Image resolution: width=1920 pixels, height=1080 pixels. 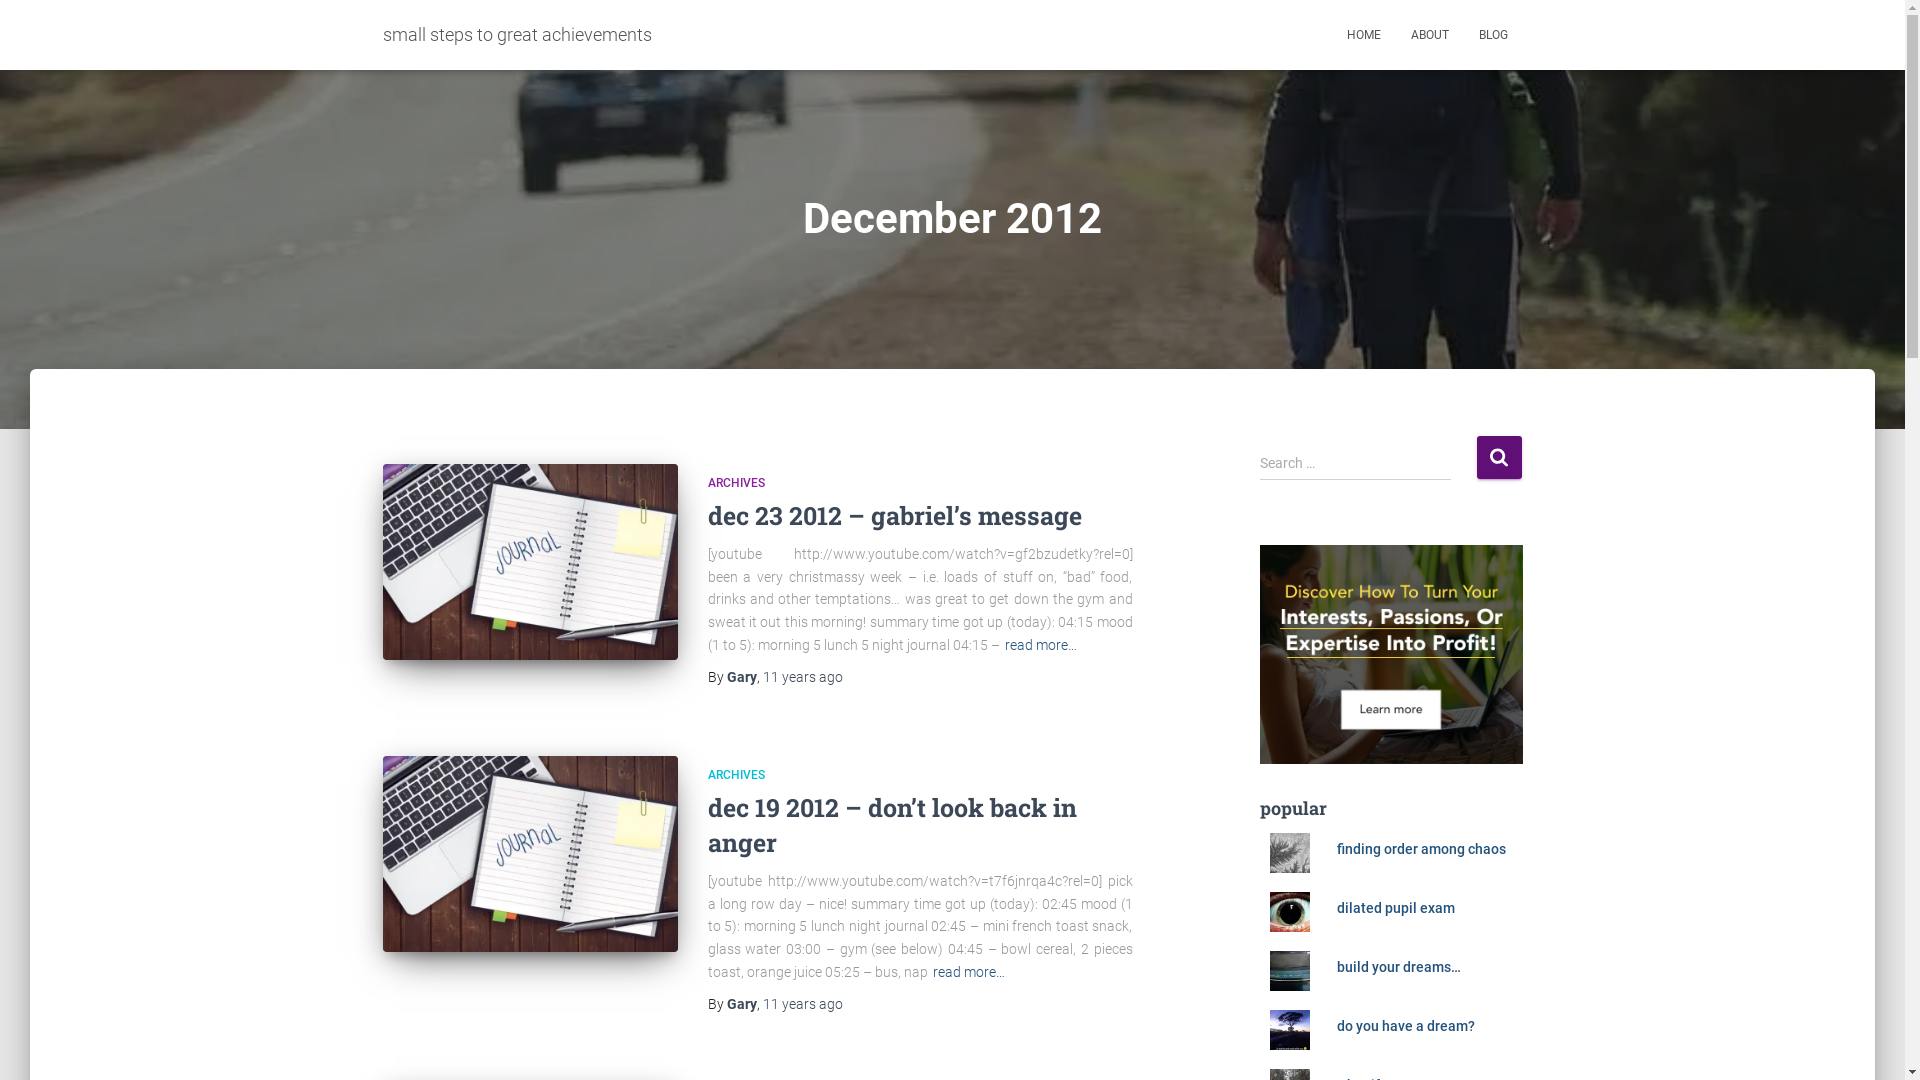 What do you see at coordinates (1405, 1026) in the screenshot?
I see `'do you have a dream?'` at bounding box center [1405, 1026].